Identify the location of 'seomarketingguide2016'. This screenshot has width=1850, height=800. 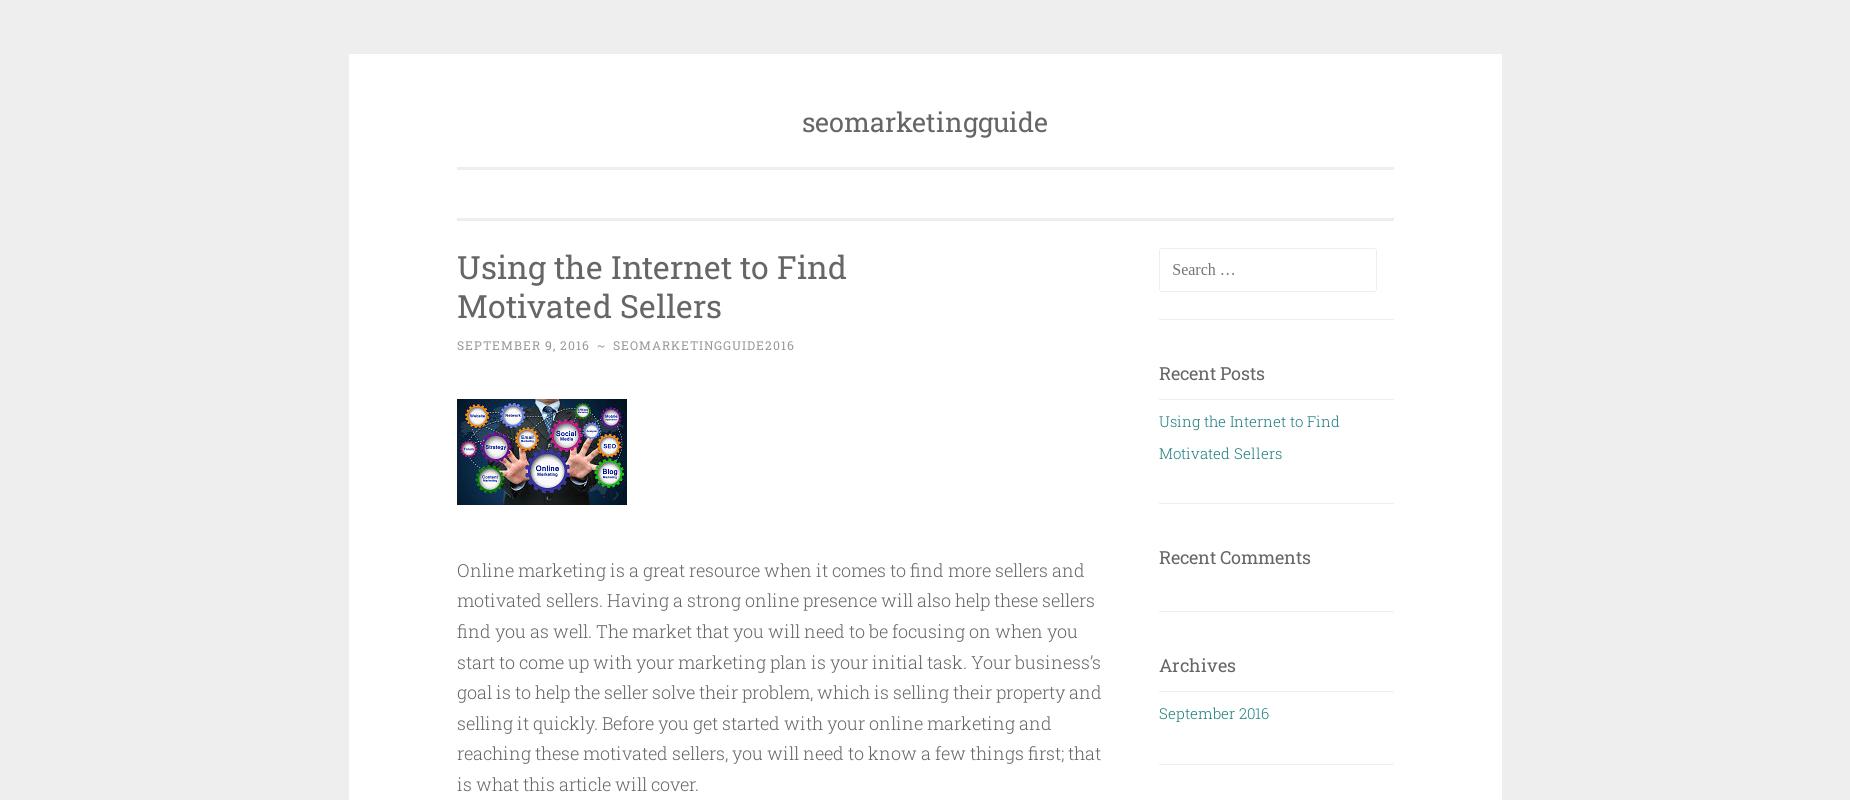
(703, 344).